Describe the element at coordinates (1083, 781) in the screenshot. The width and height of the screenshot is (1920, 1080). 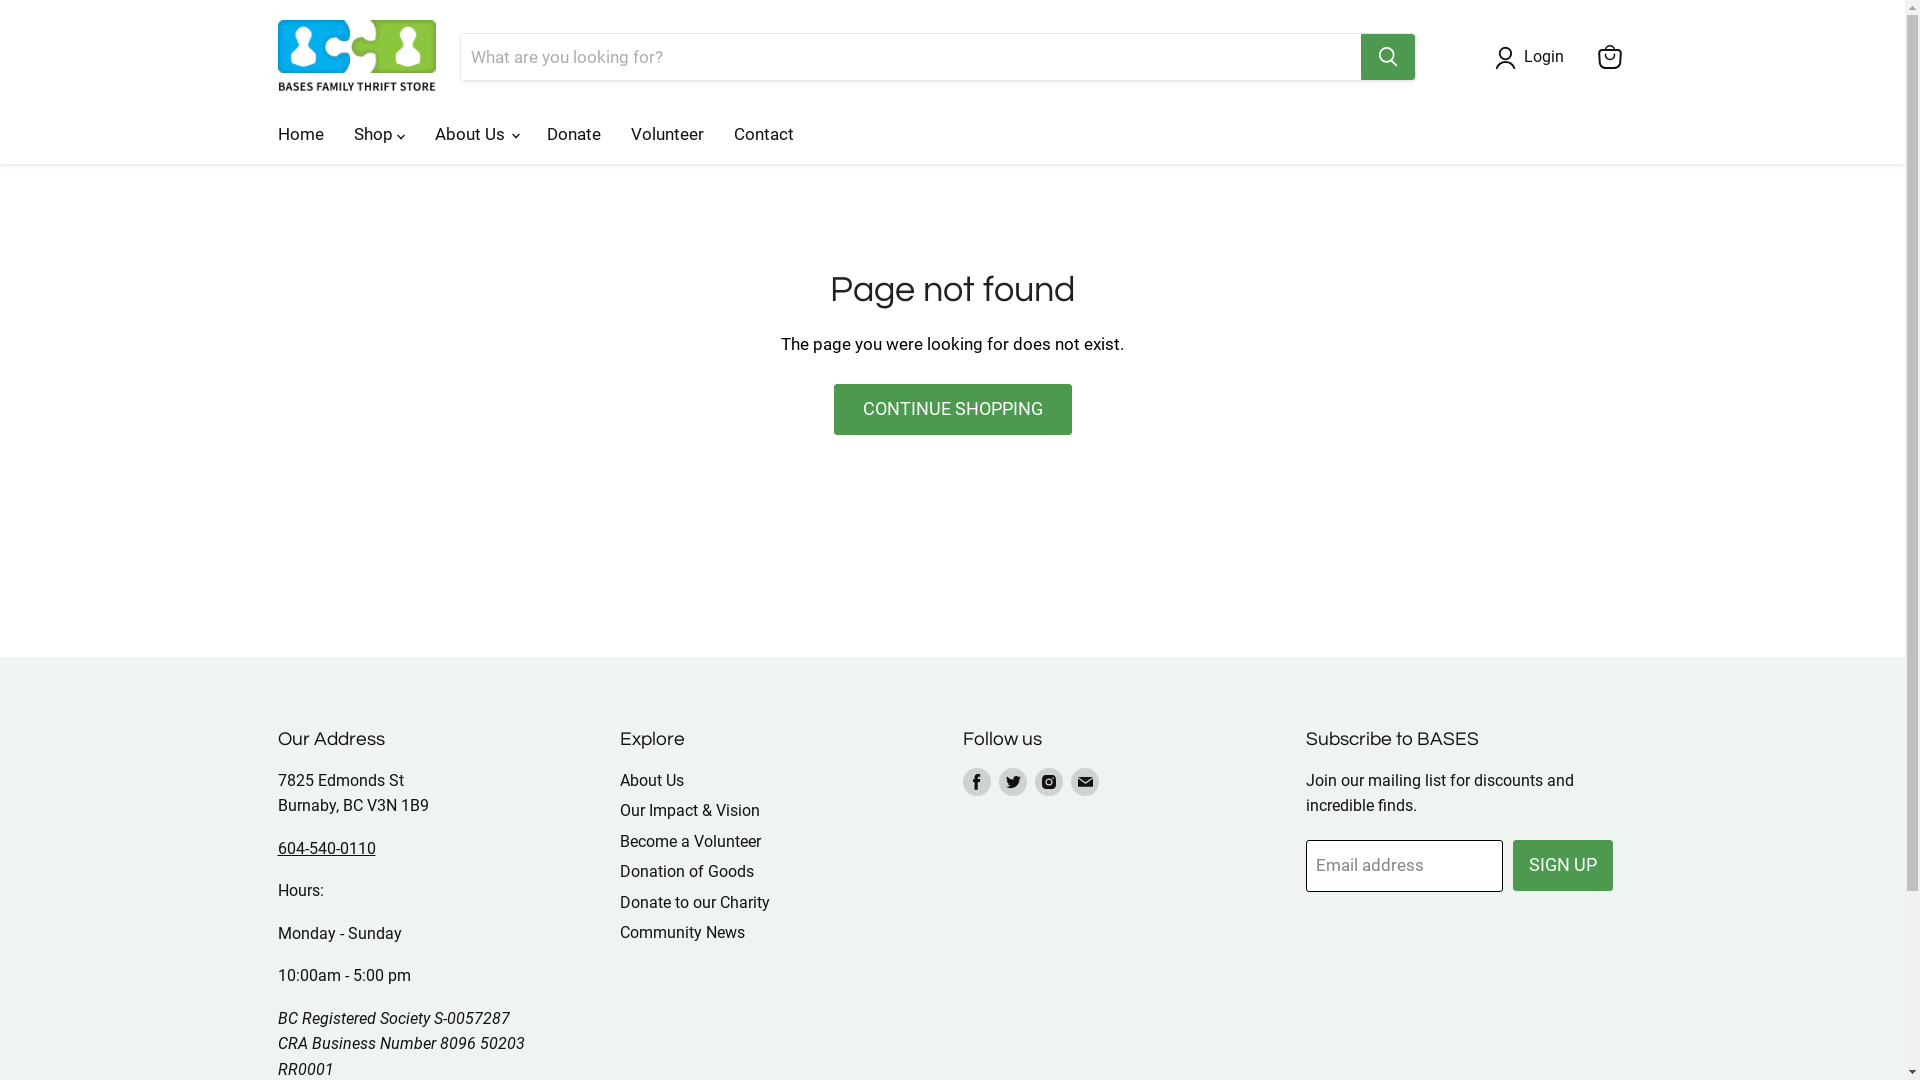
I see `'Find us on Email'` at that location.